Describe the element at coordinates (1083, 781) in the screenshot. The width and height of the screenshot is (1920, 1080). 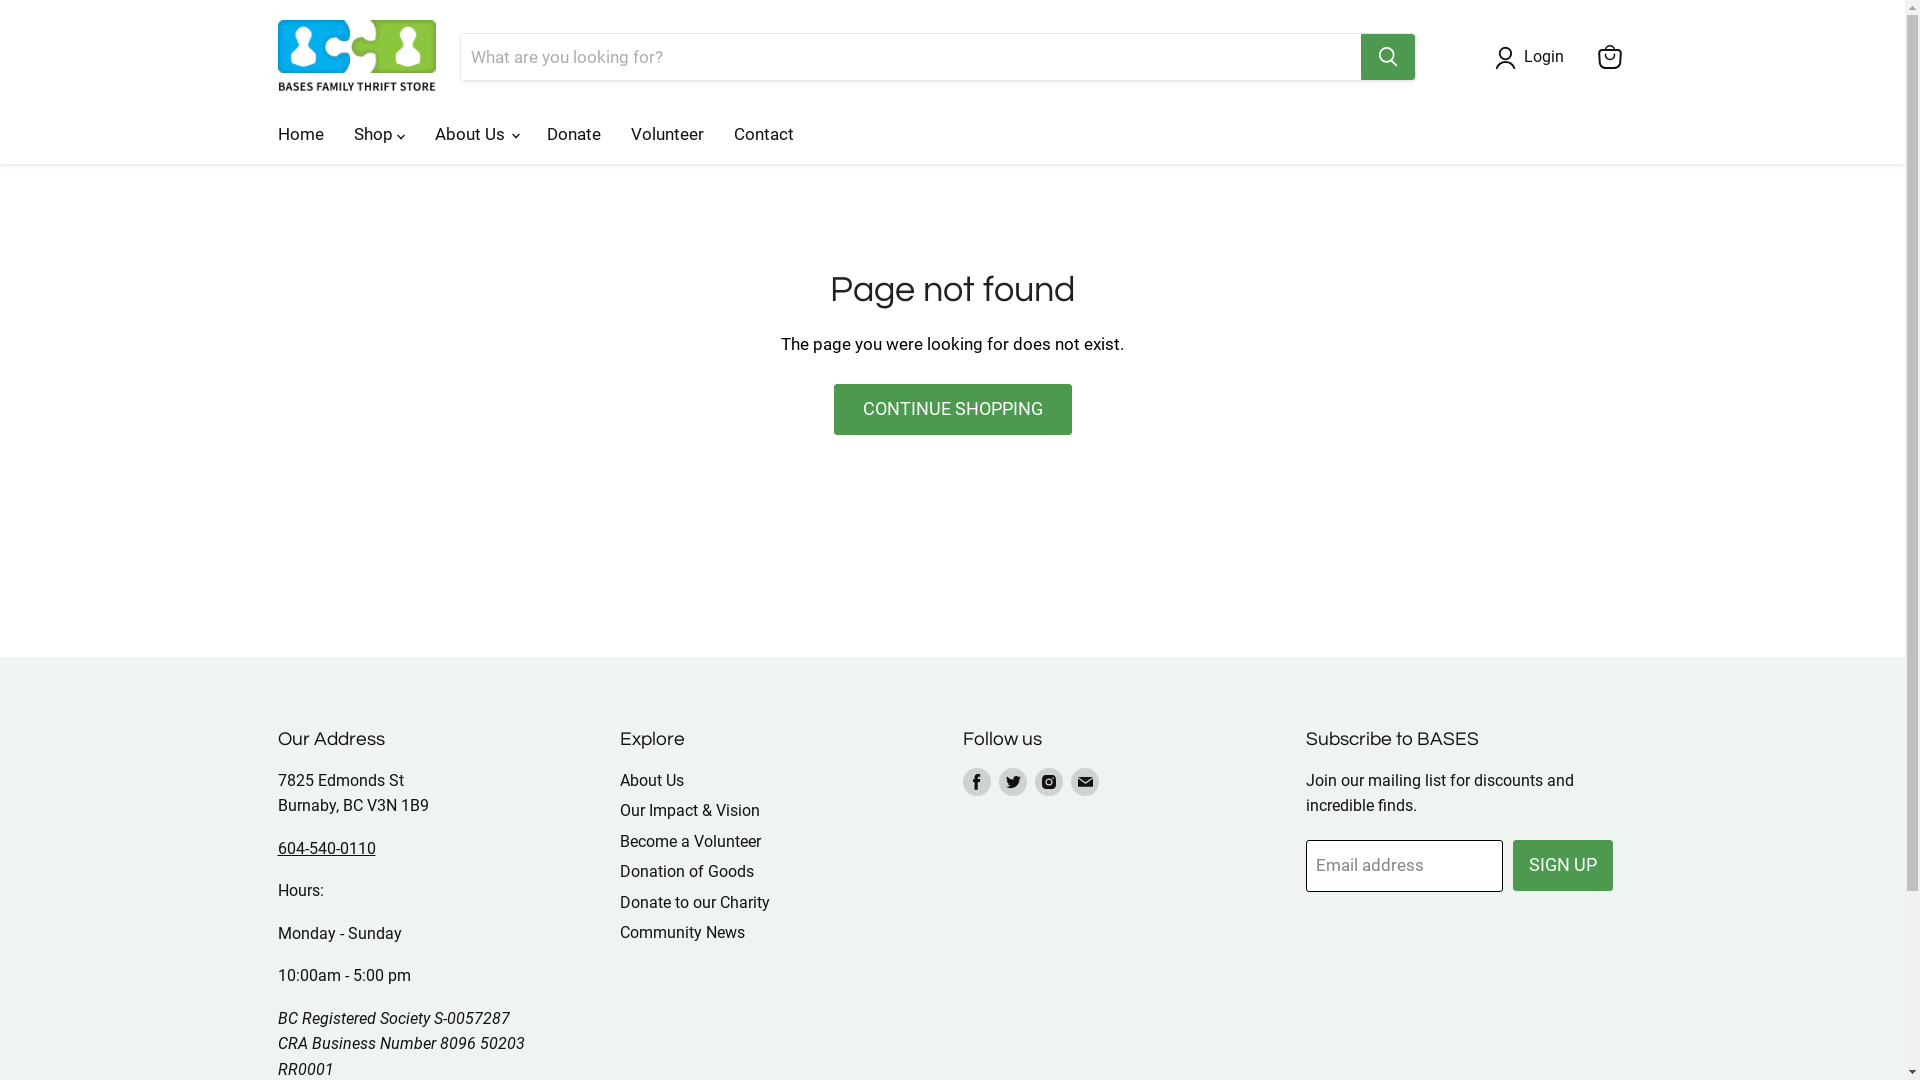
I see `'Find us on Email'` at that location.